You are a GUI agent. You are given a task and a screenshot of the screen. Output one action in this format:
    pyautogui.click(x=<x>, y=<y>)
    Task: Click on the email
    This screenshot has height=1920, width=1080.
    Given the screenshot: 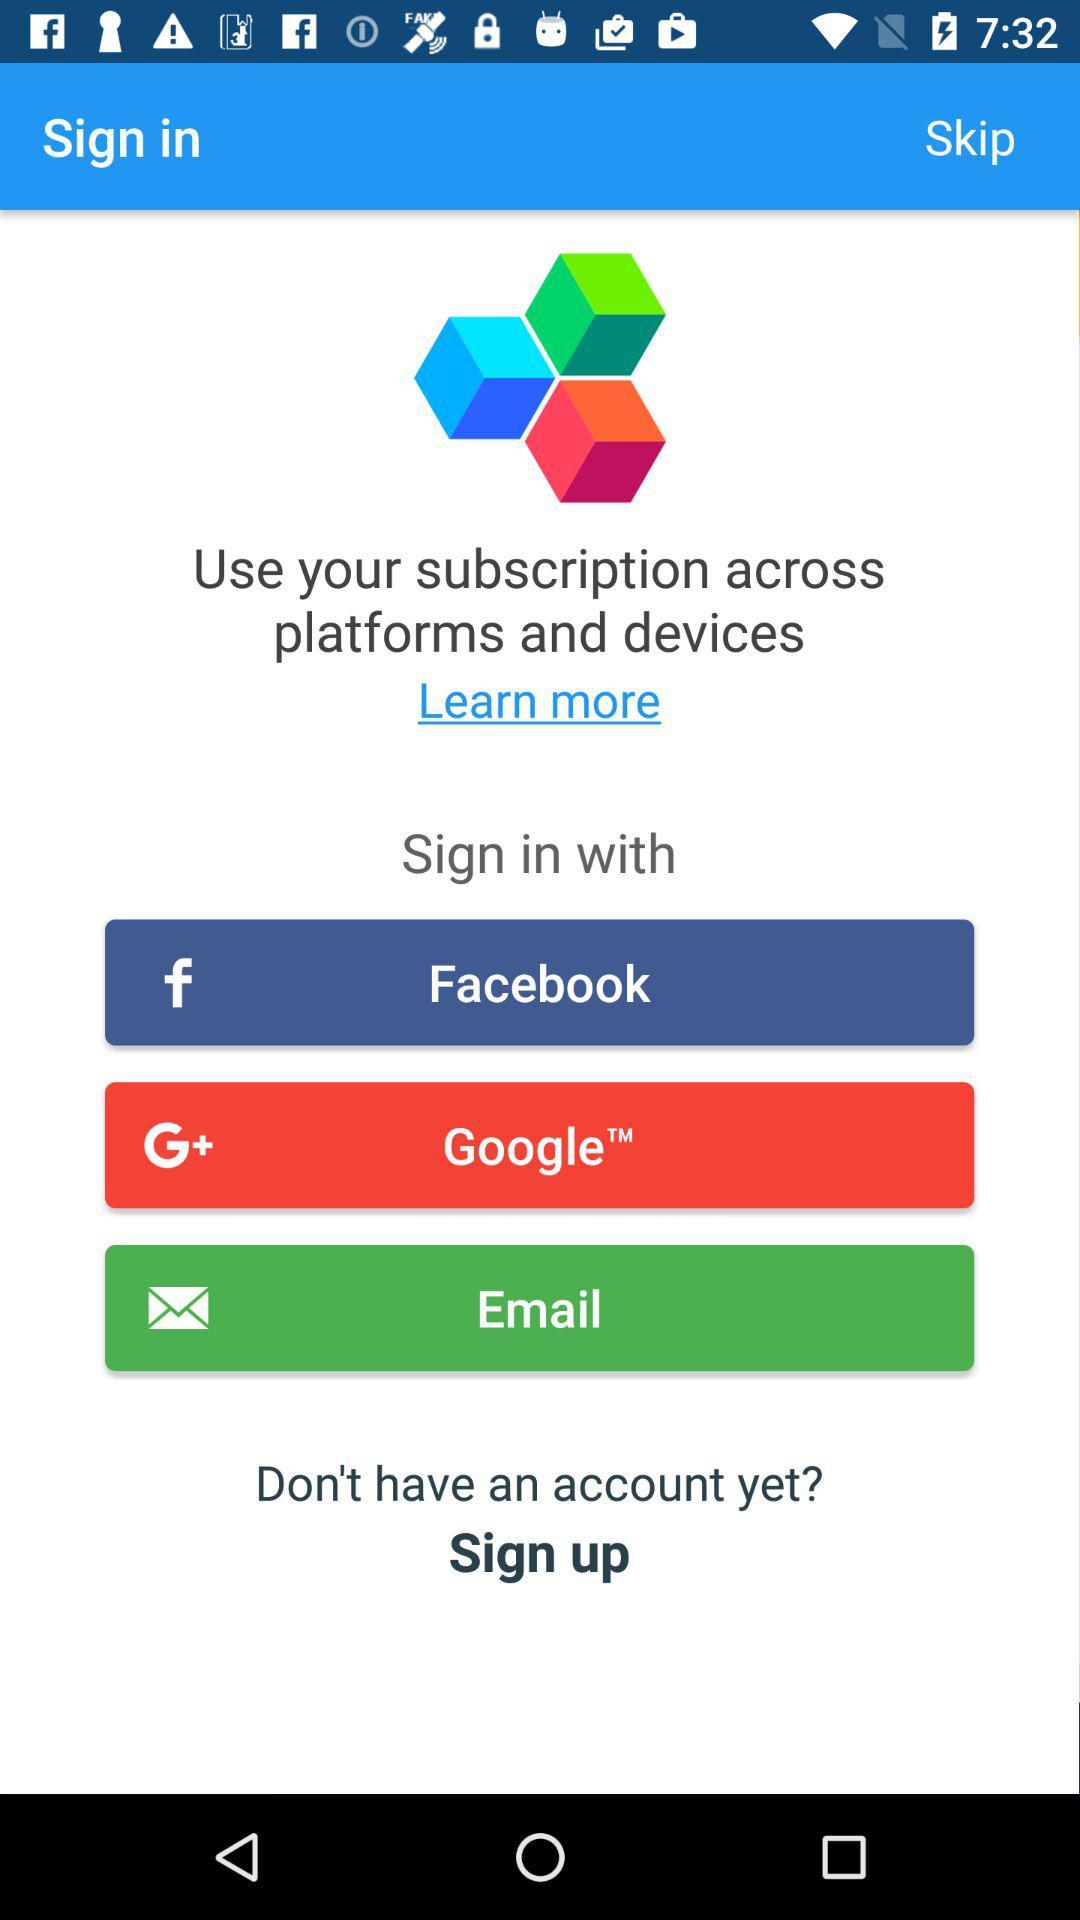 What is the action you would take?
    pyautogui.click(x=538, y=1308)
    